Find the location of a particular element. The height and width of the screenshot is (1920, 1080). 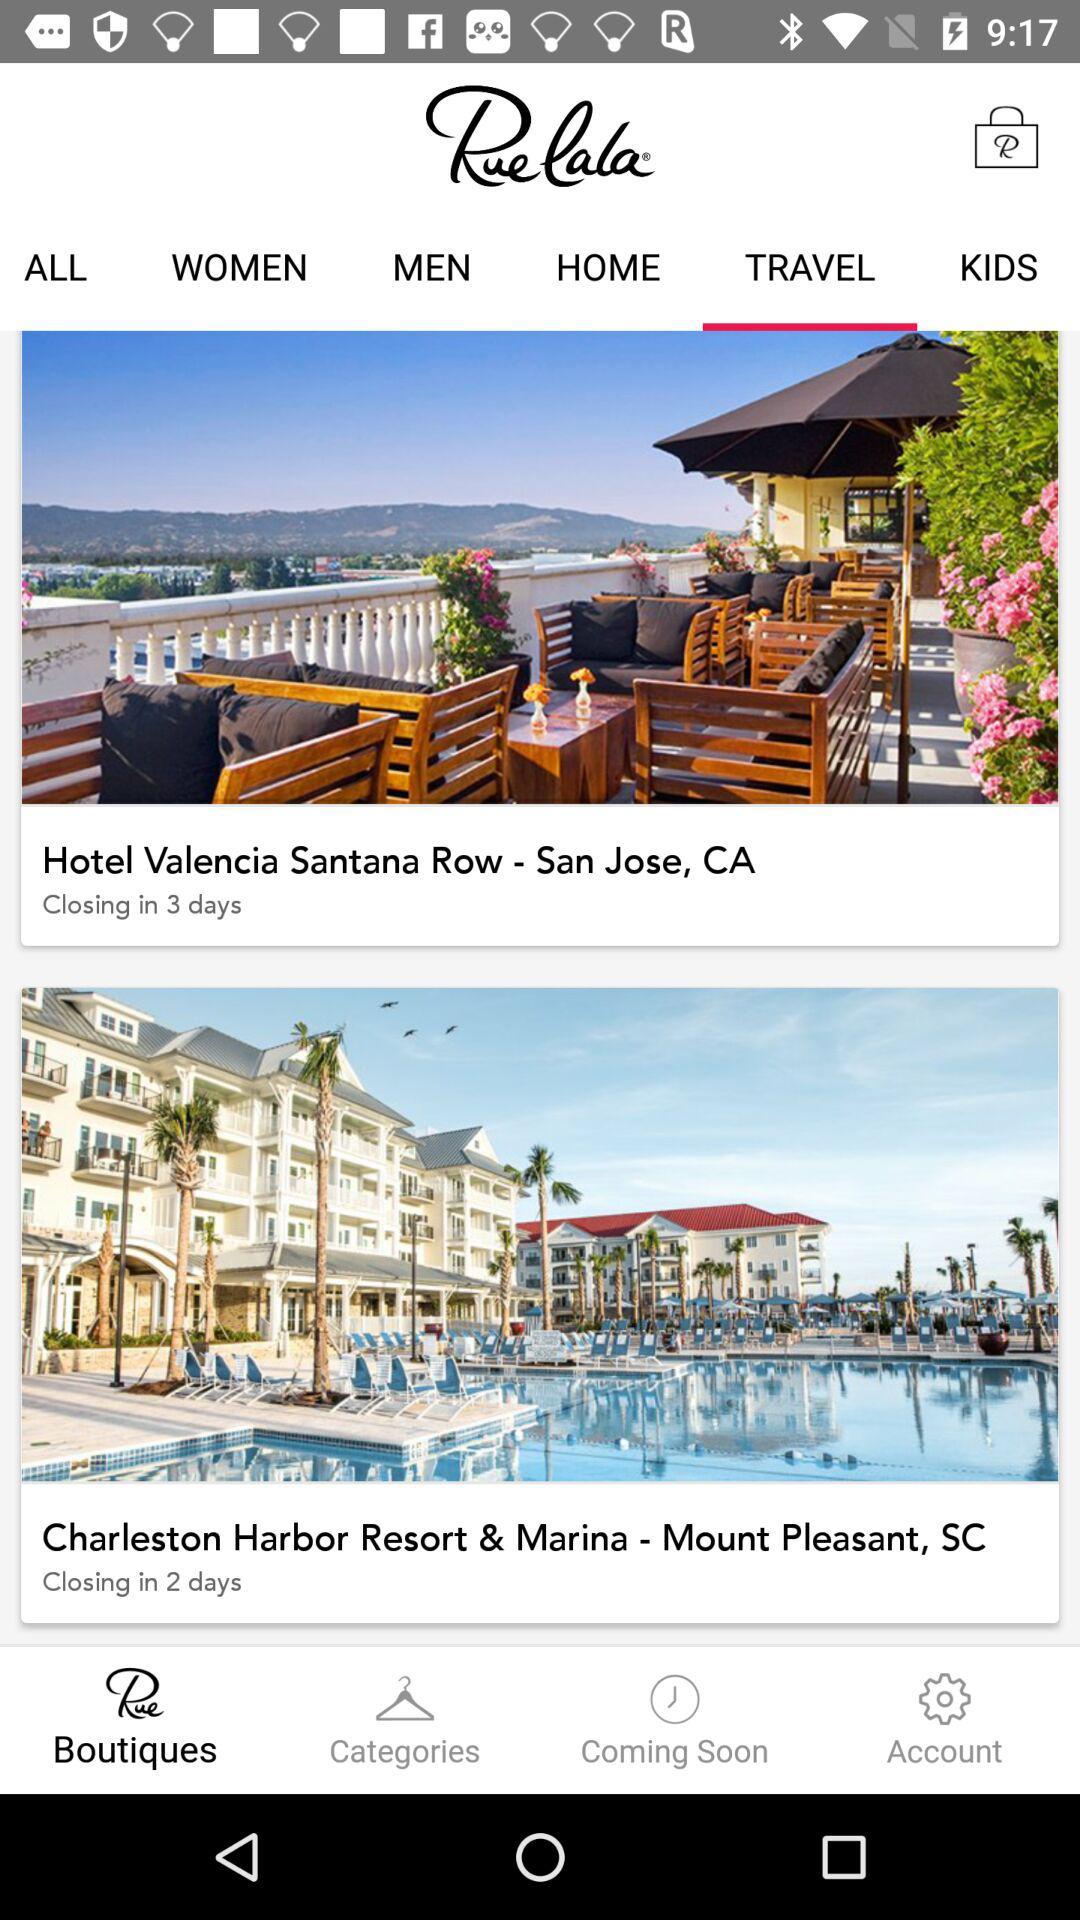

the icon to the right of home icon is located at coordinates (810, 269).